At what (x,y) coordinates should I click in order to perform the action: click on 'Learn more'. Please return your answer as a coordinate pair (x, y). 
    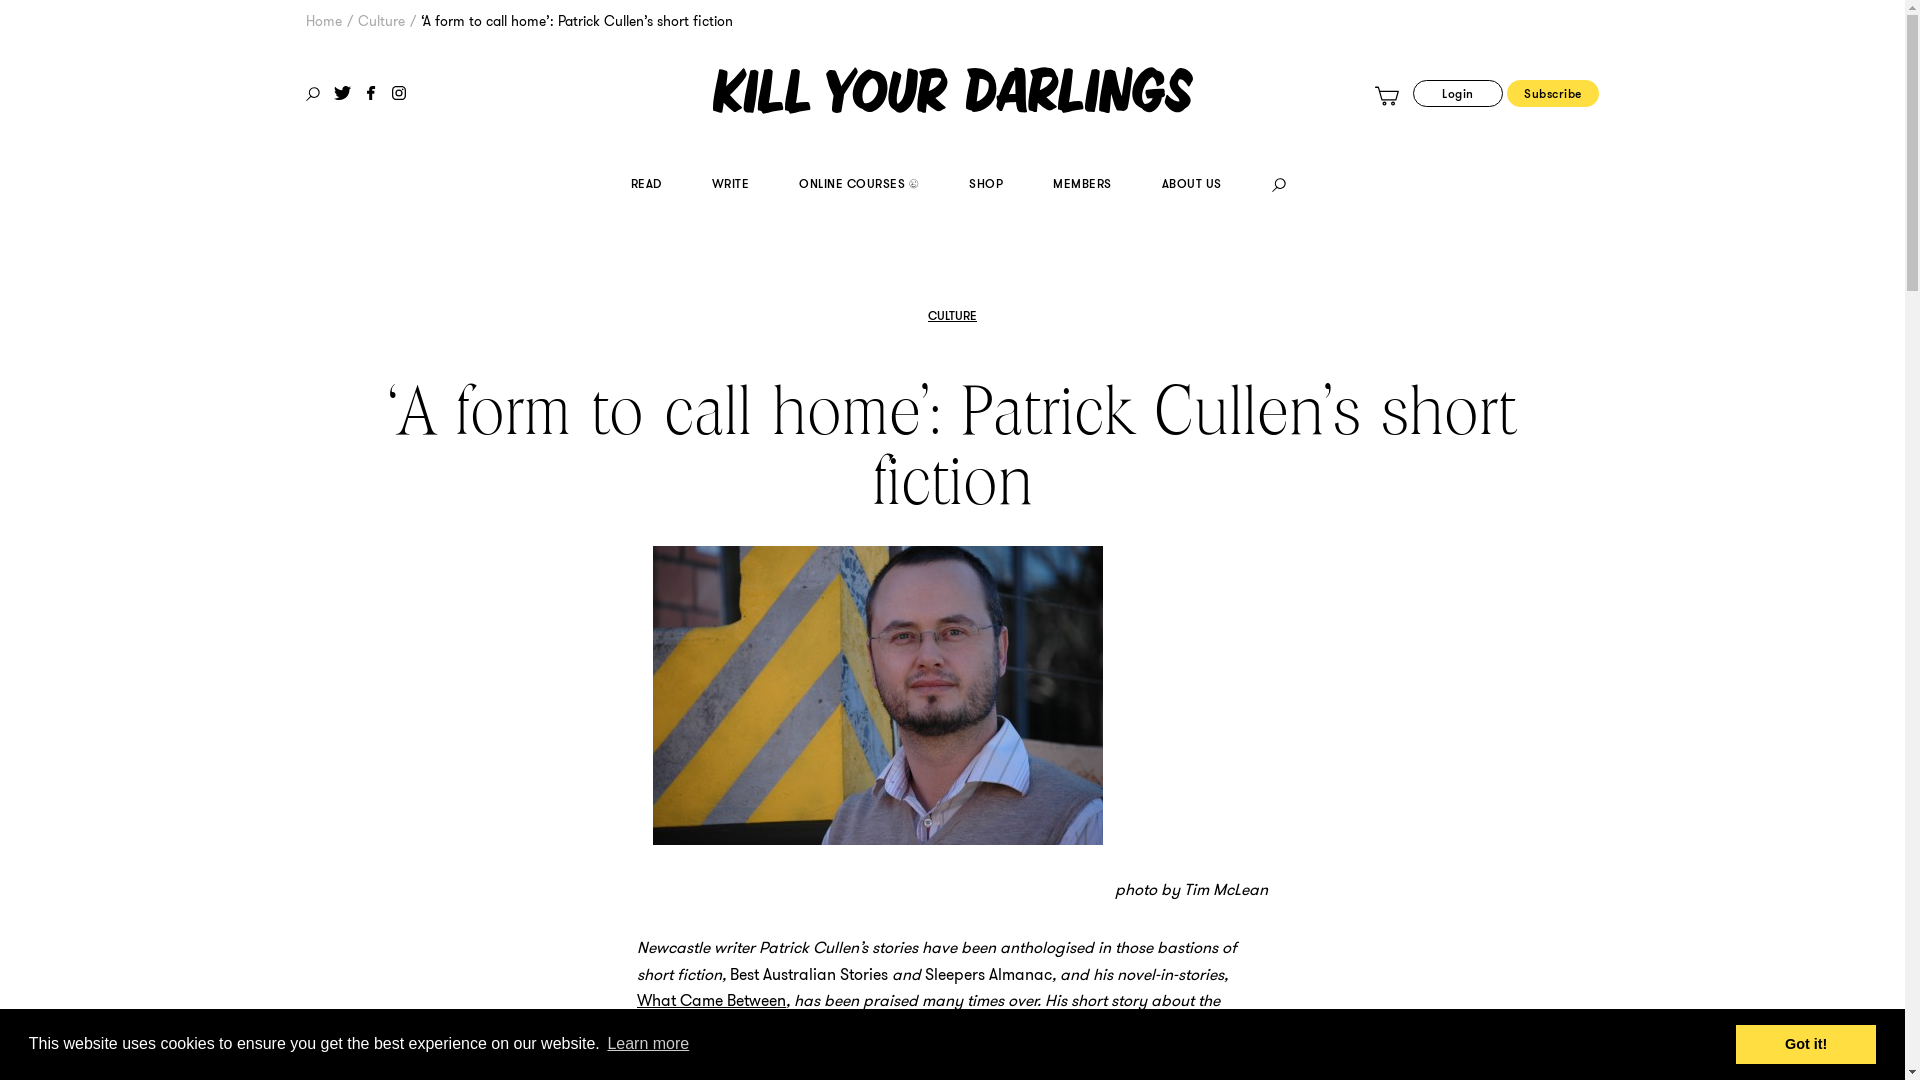
    Looking at the image, I should click on (603, 1043).